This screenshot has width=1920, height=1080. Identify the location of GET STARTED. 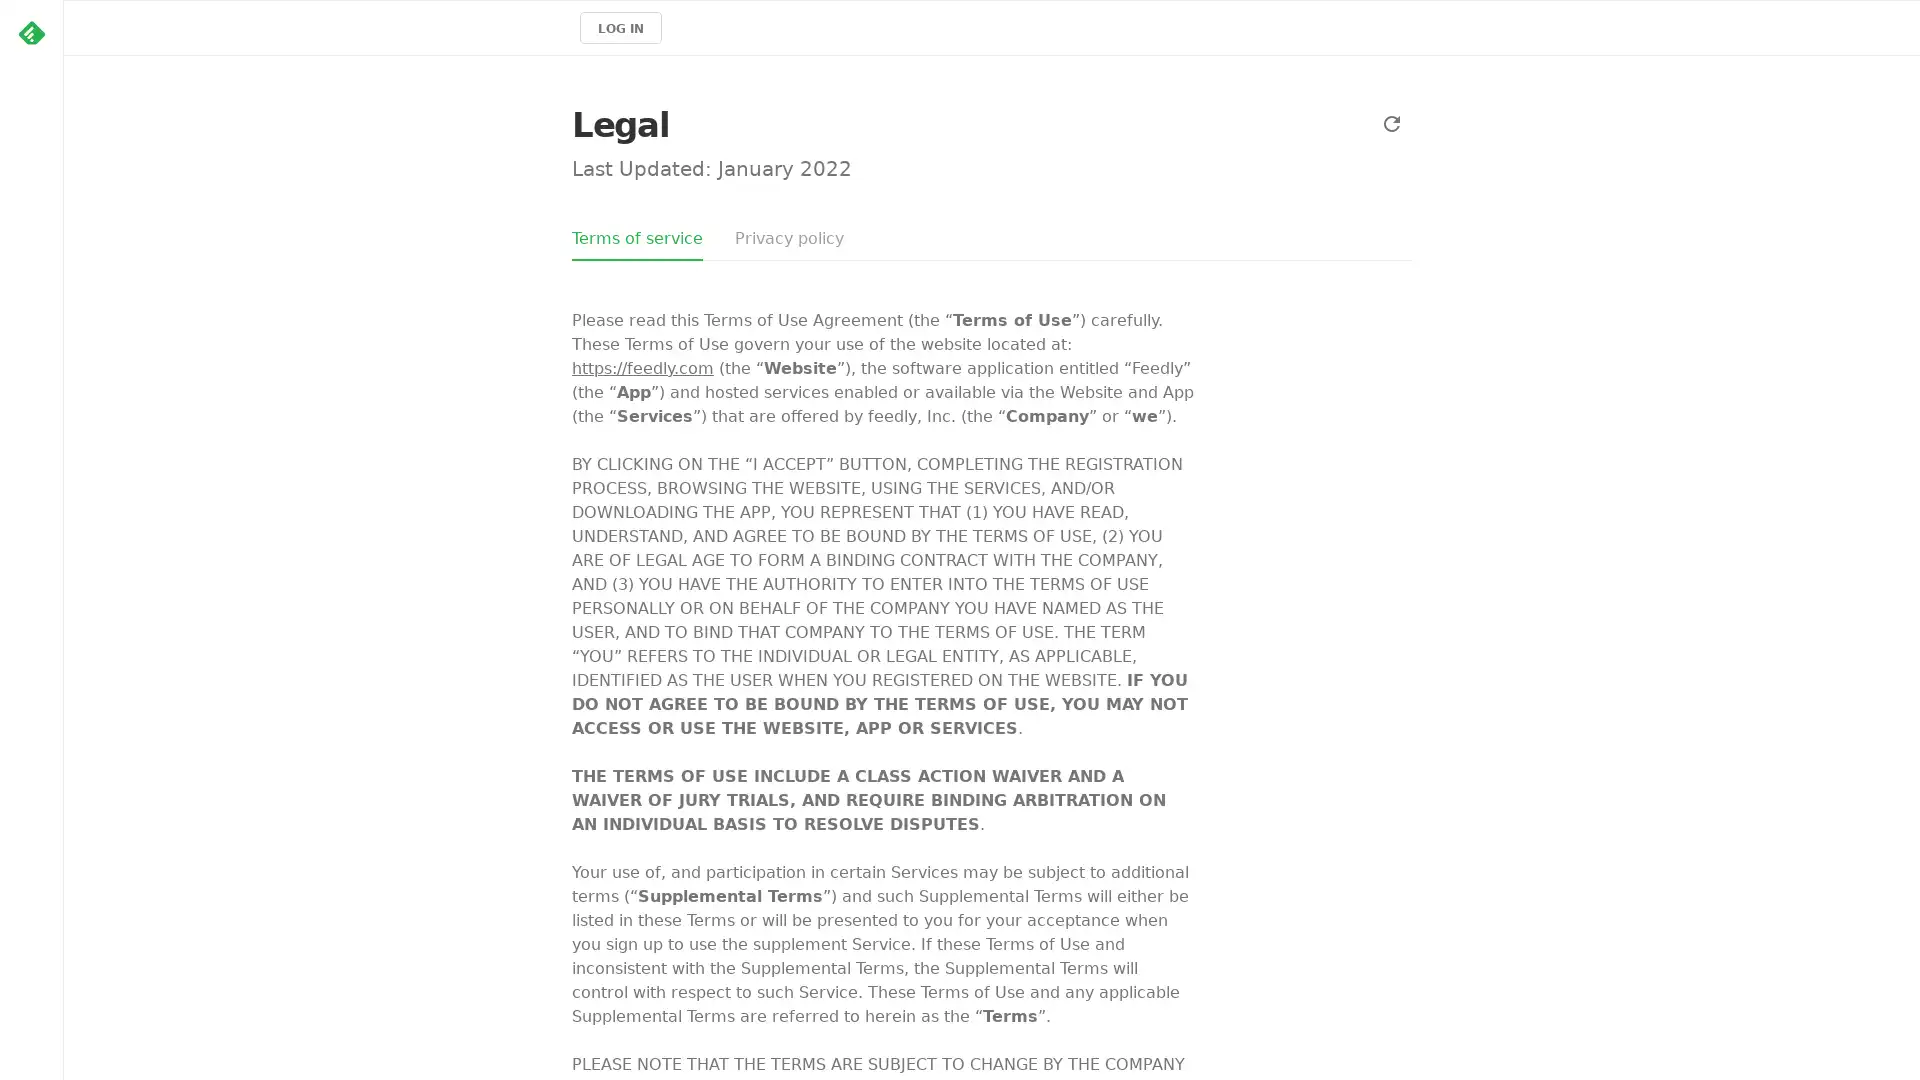
(141, 219).